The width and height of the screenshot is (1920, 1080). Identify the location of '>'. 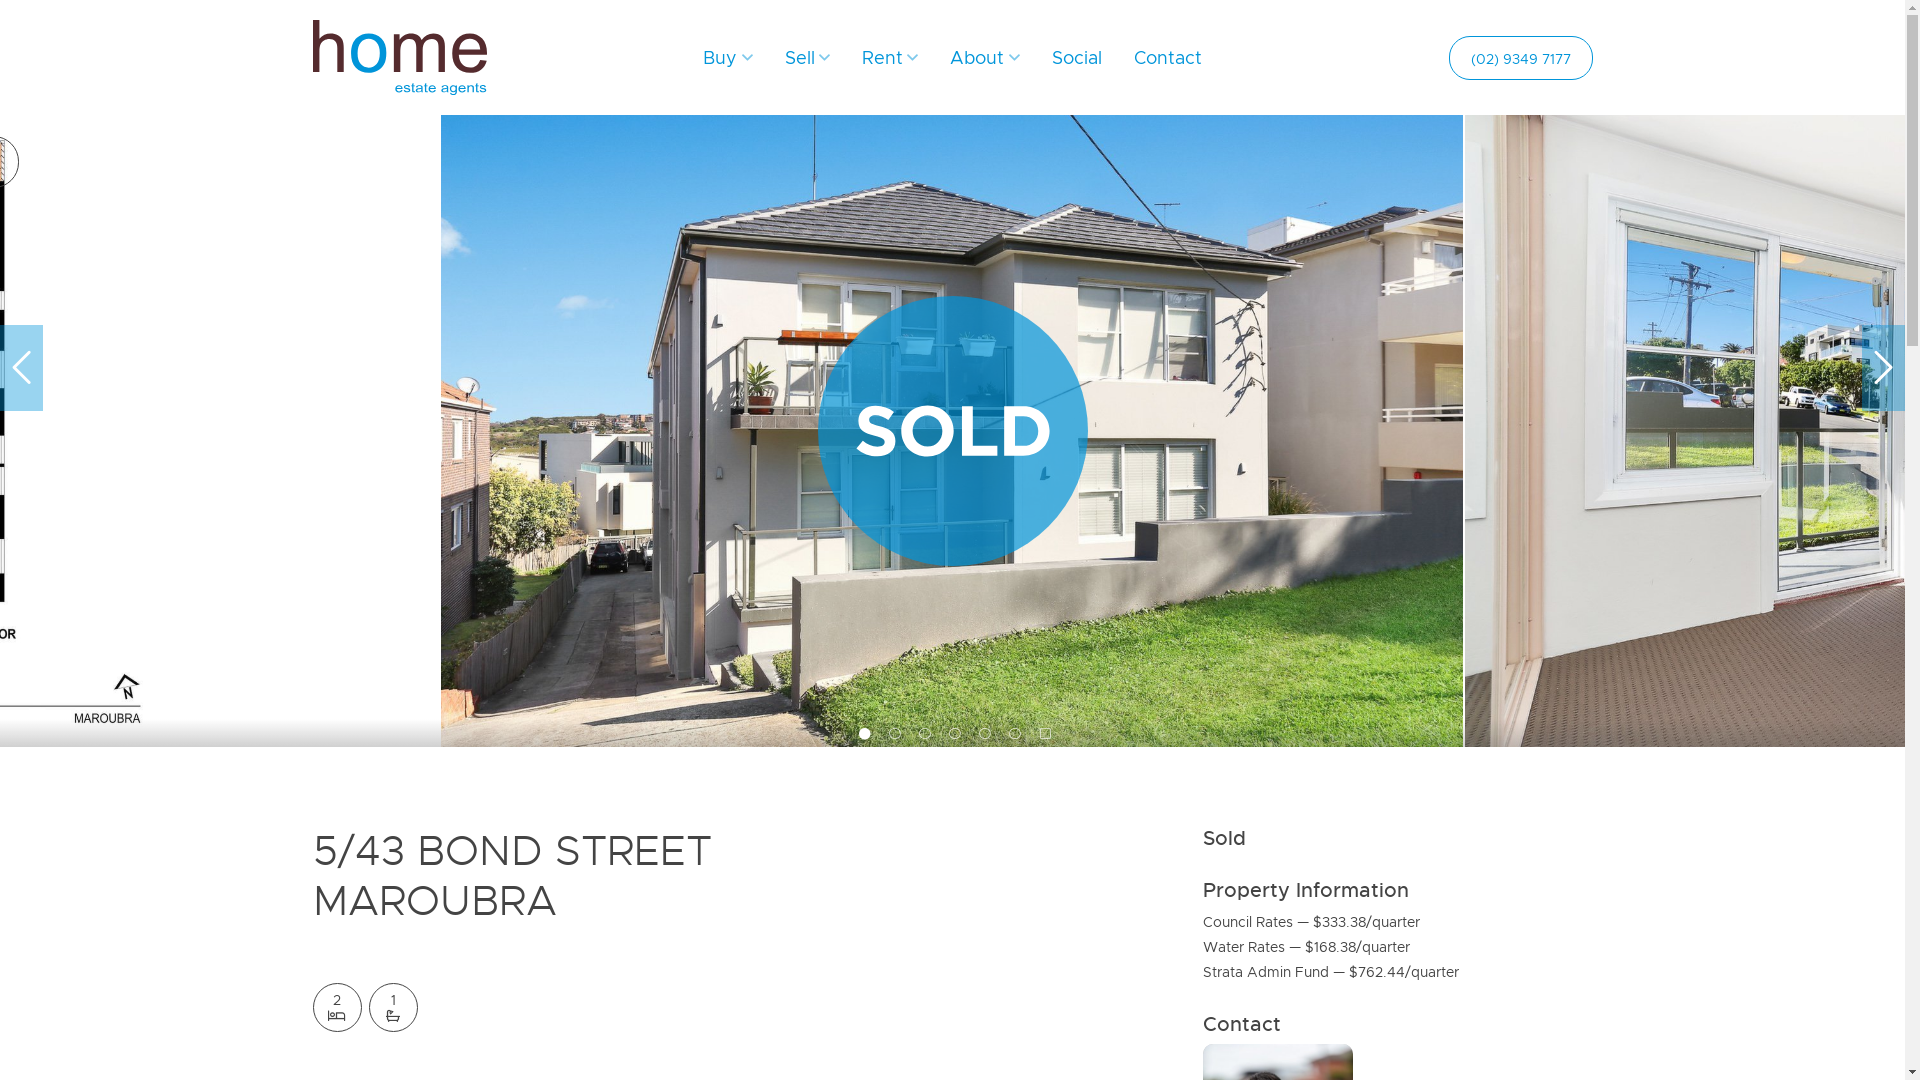
(1882, 367).